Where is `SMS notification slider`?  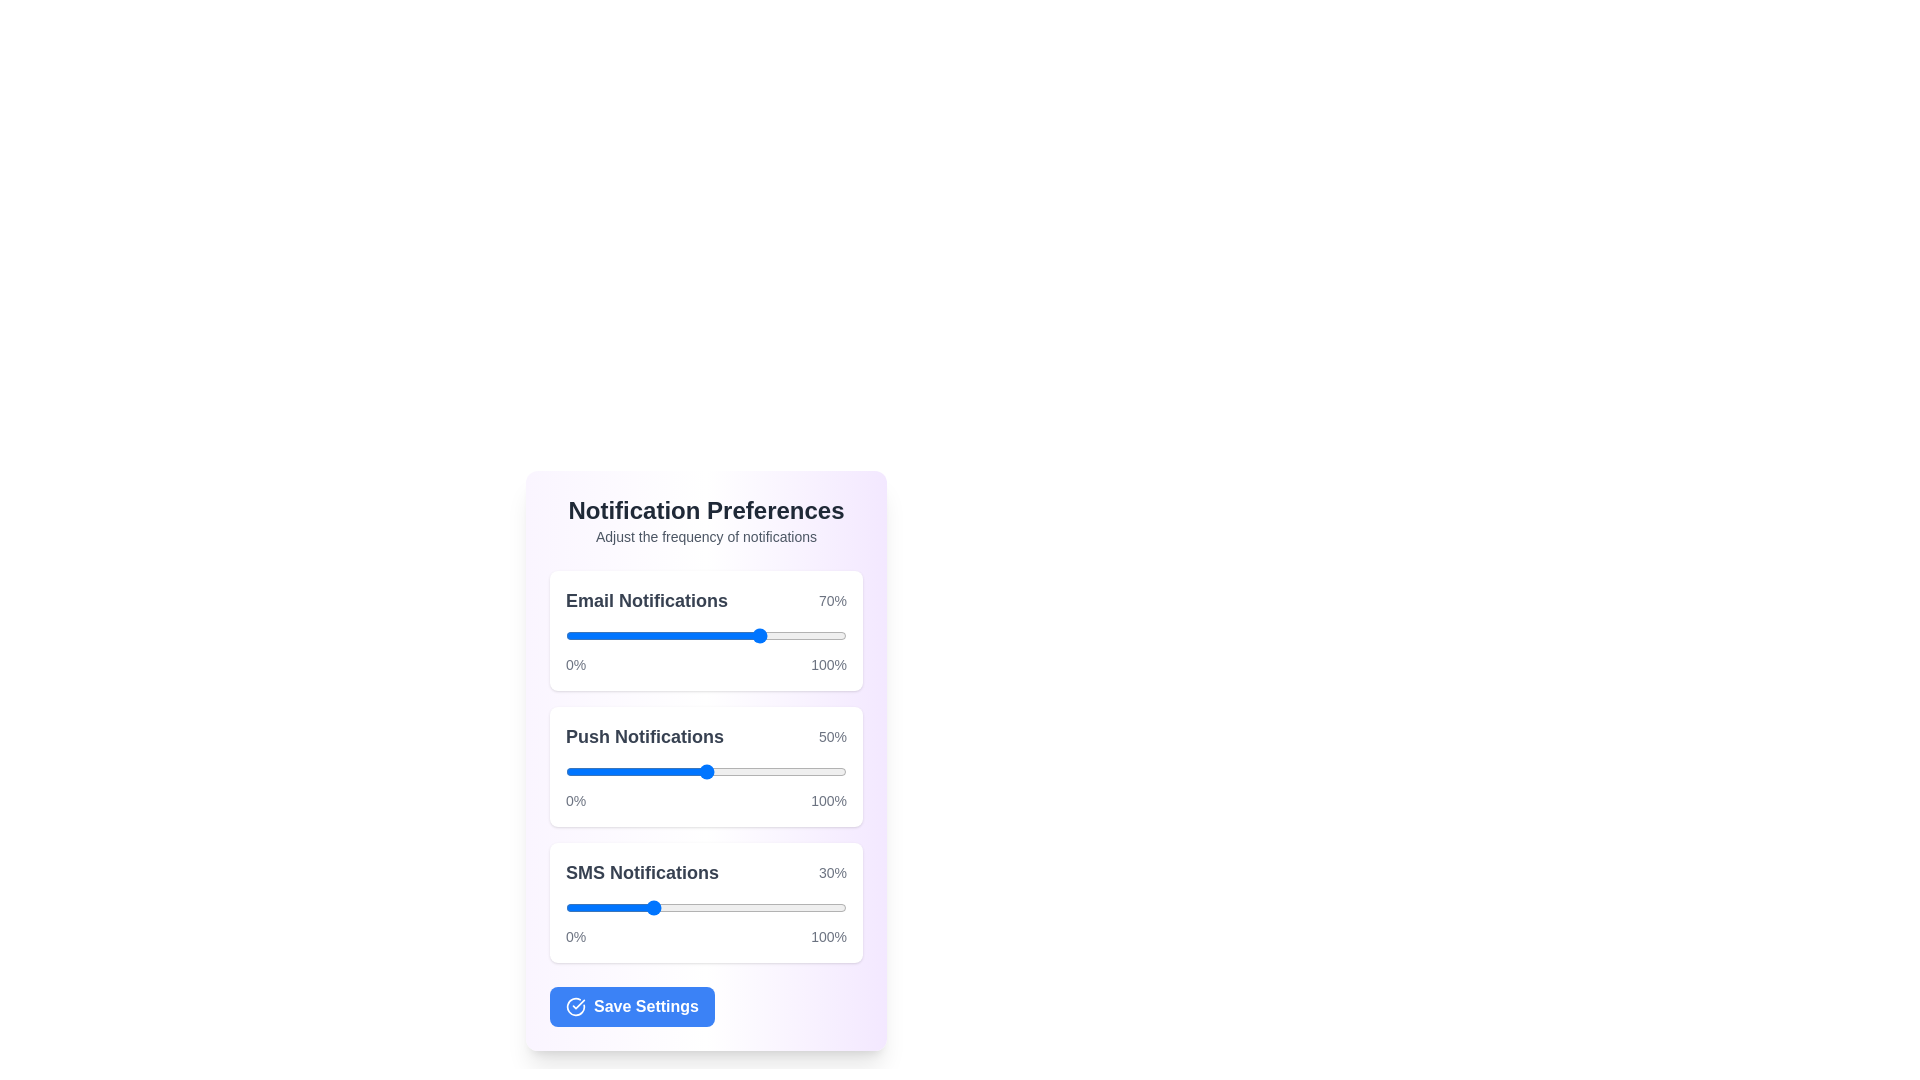 SMS notification slider is located at coordinates (801, 907).